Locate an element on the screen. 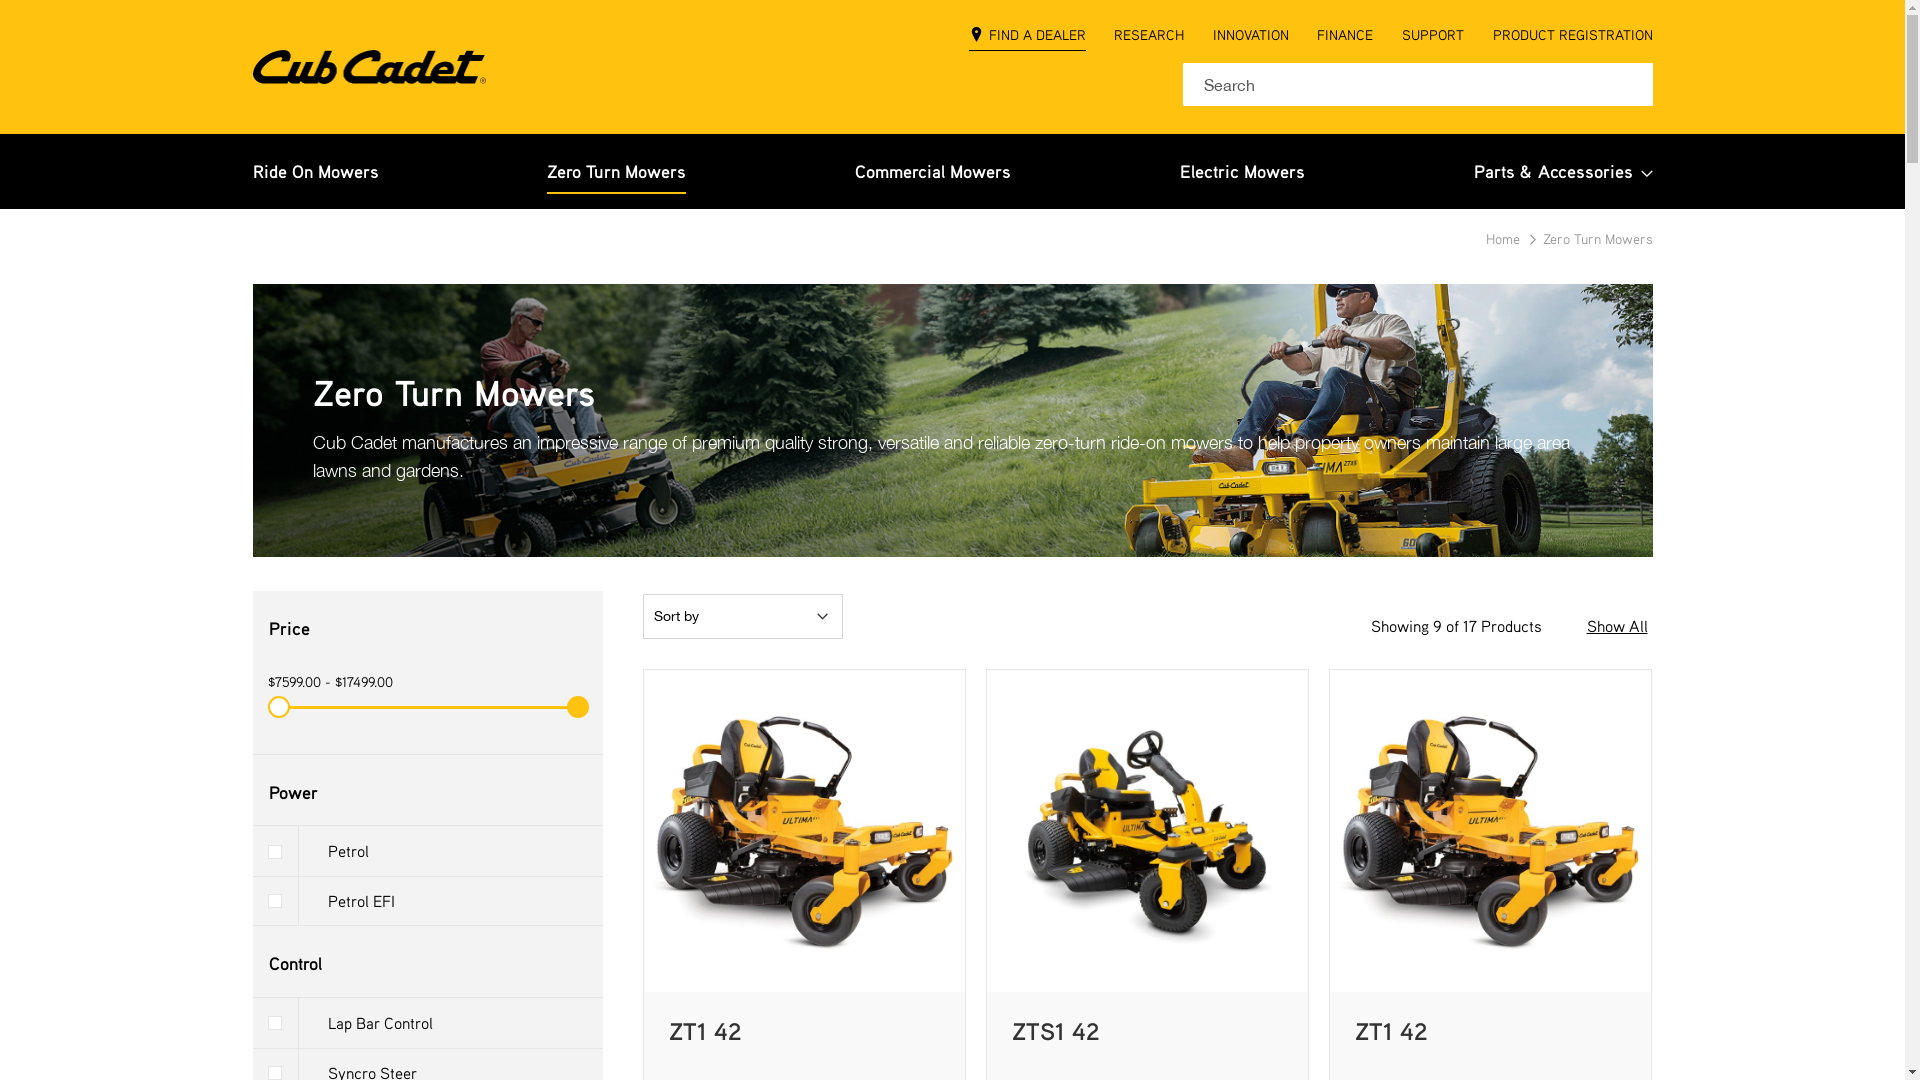 The width and height of the screenshot is (1920, 1080). 'Ride On Mowers' is located at coordinates (251, 170).